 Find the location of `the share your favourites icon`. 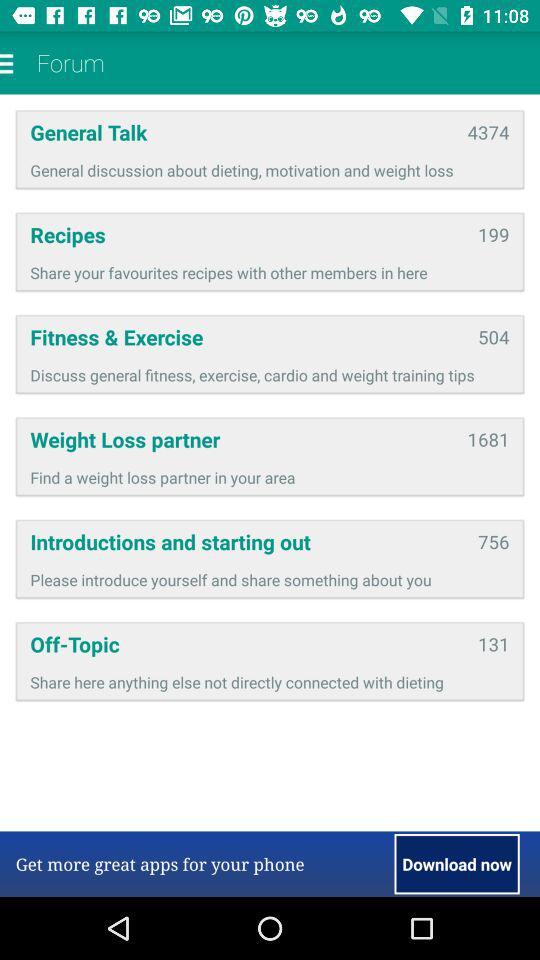

the share your favourites icon is located at coordinates (270, 271).